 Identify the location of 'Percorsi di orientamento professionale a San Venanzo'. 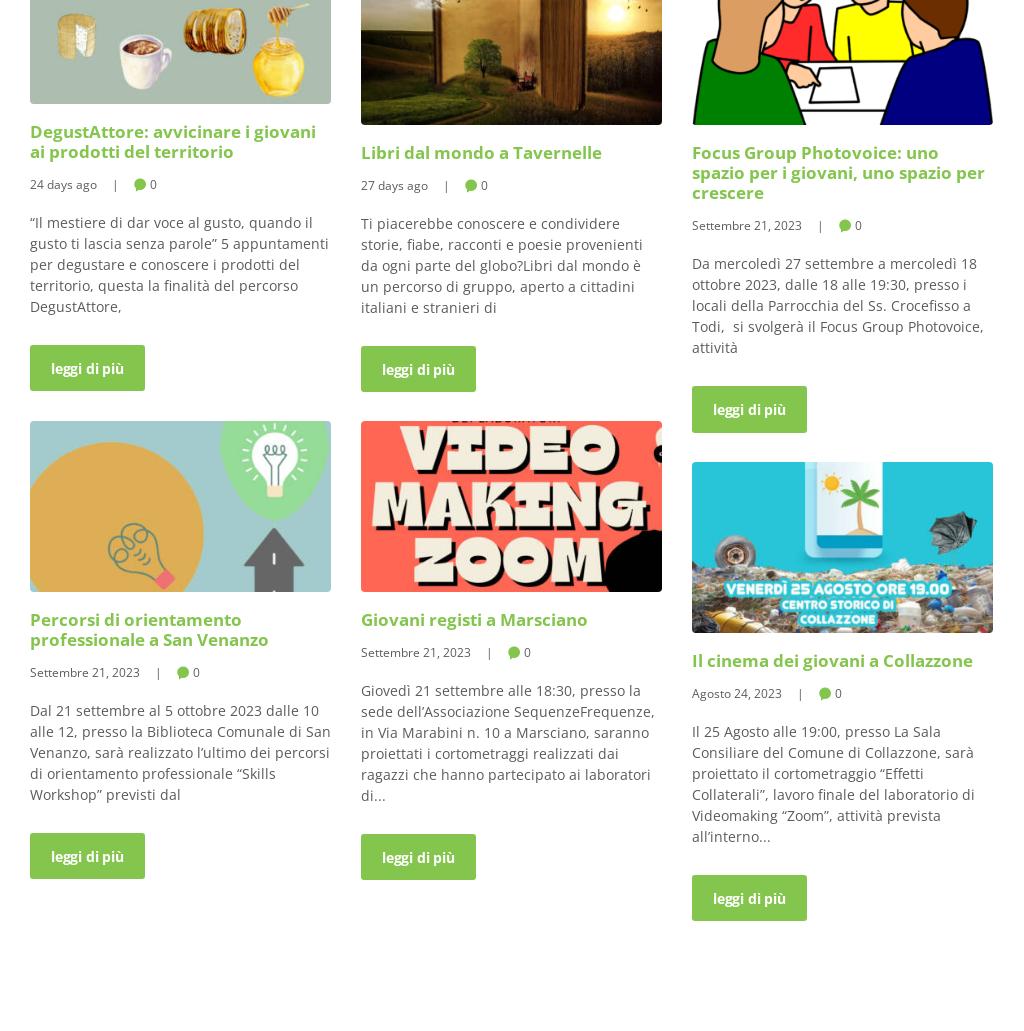
(148, 628).